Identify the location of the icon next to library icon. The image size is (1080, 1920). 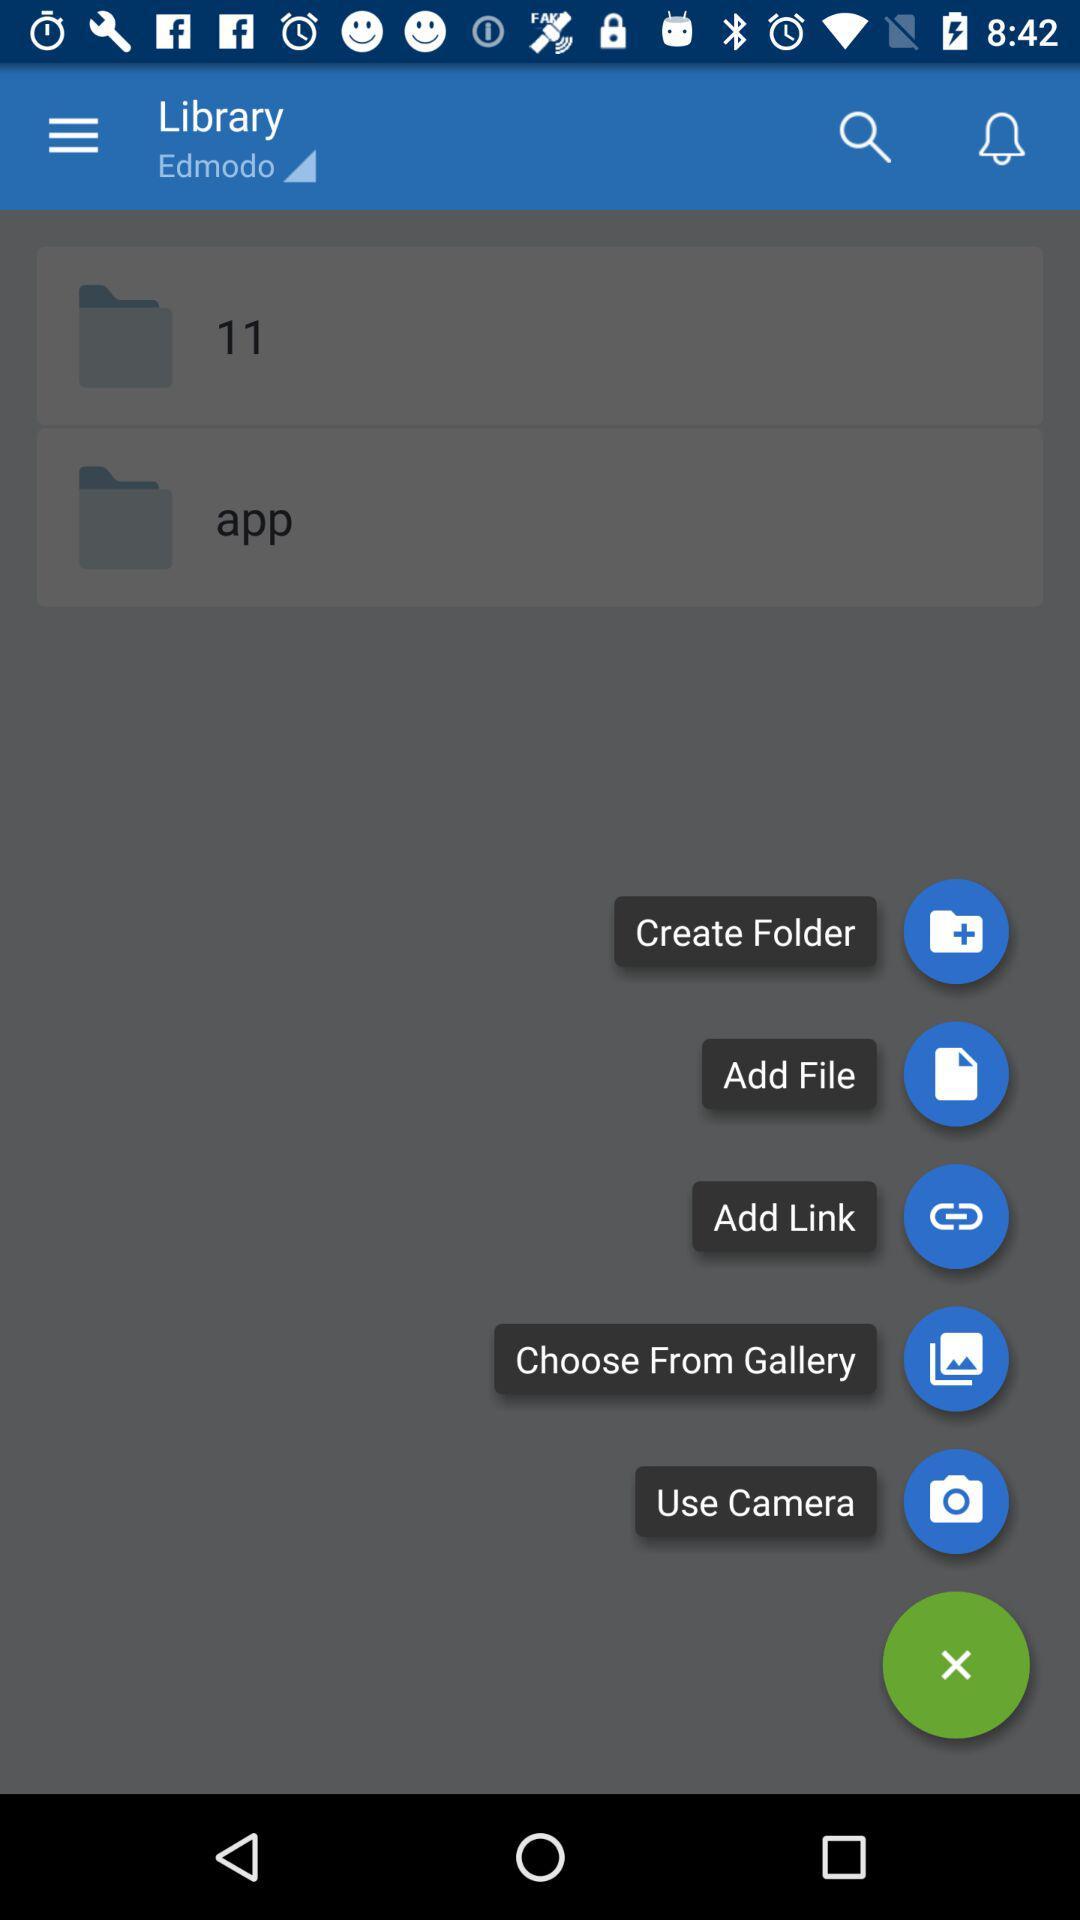
(863, 135).